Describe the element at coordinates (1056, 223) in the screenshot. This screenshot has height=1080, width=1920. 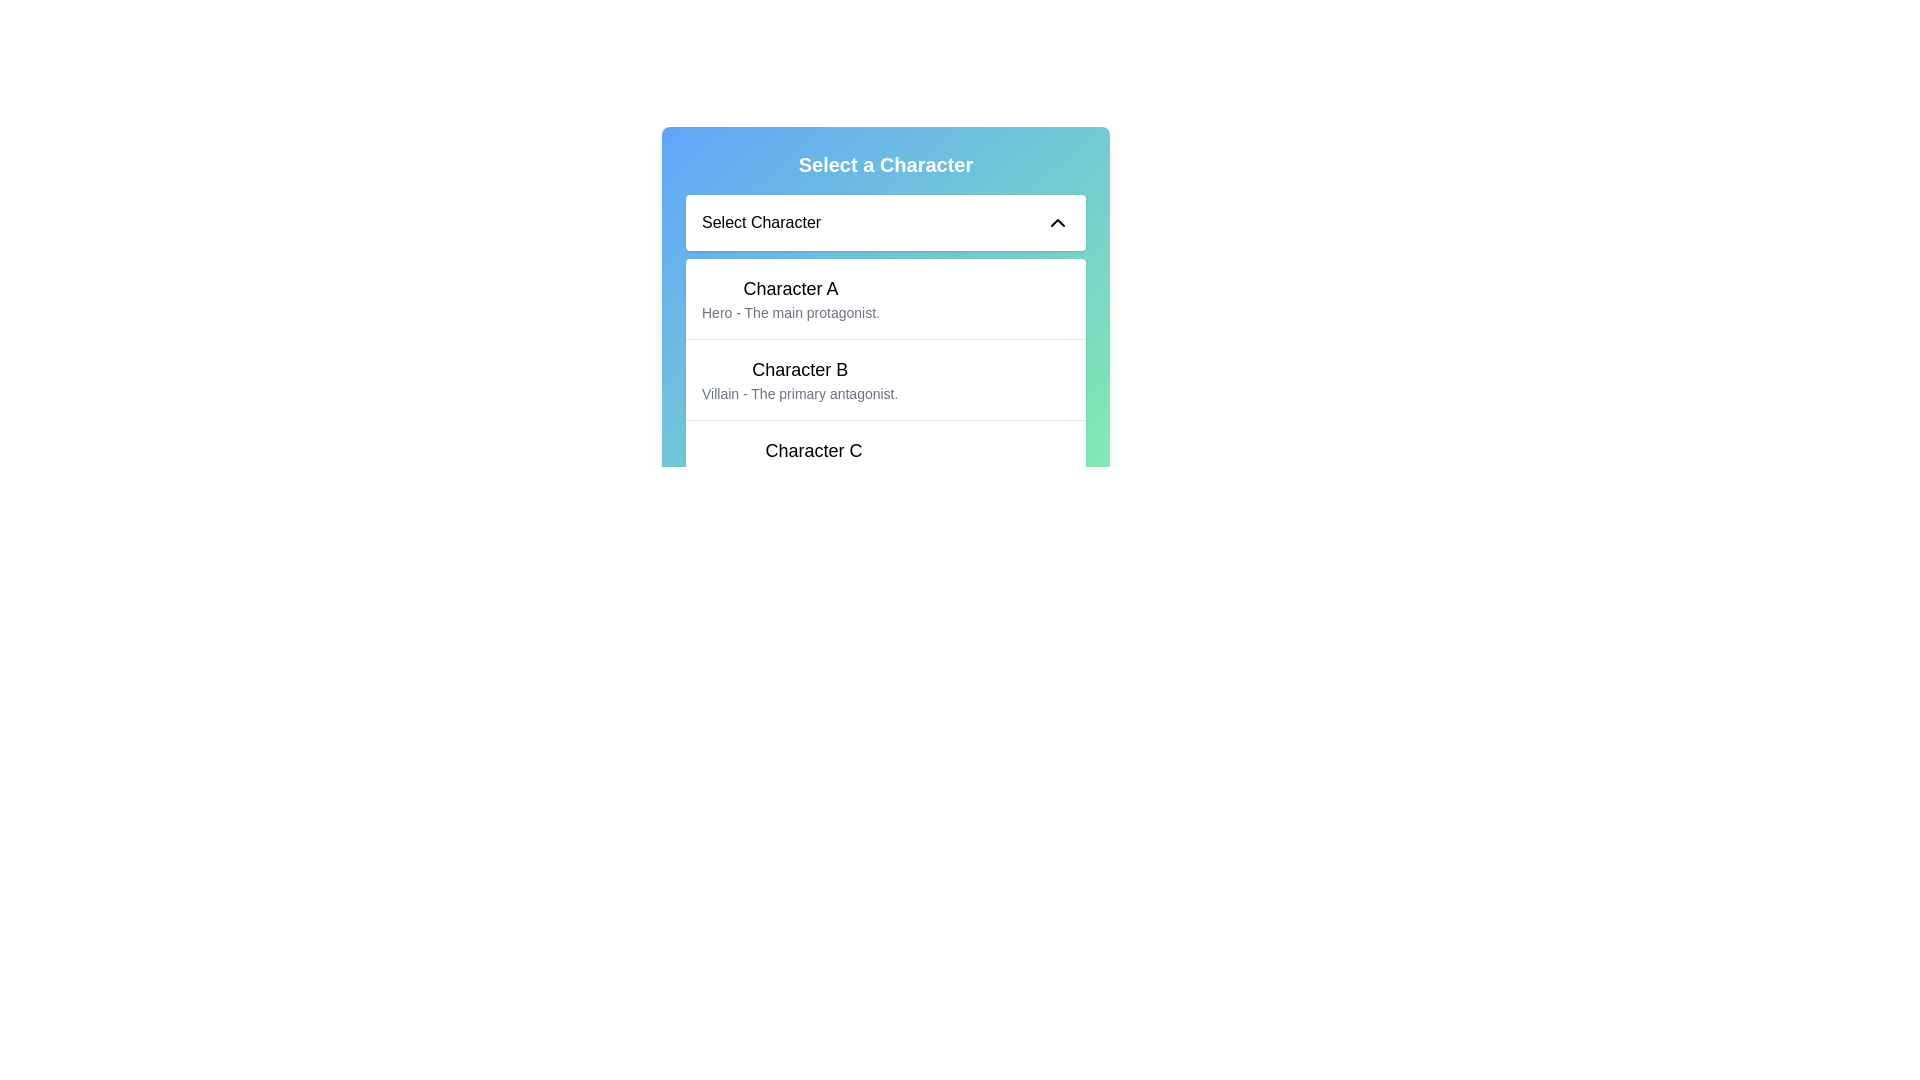
I see `the icon located at the right end of the 'Select Character' bar` at that location.